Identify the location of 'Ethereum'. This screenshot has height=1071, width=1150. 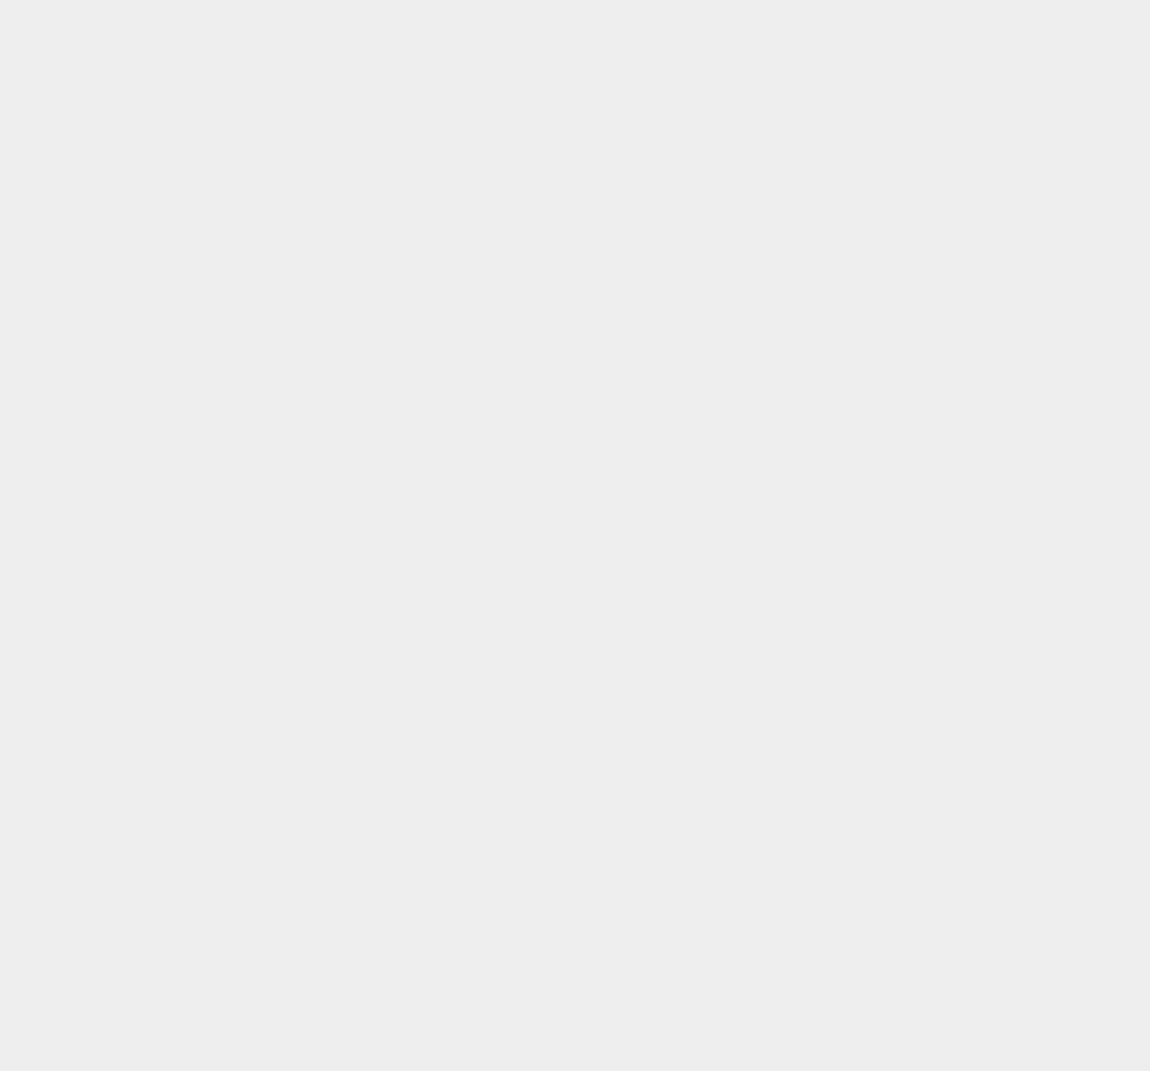
(841, 48).